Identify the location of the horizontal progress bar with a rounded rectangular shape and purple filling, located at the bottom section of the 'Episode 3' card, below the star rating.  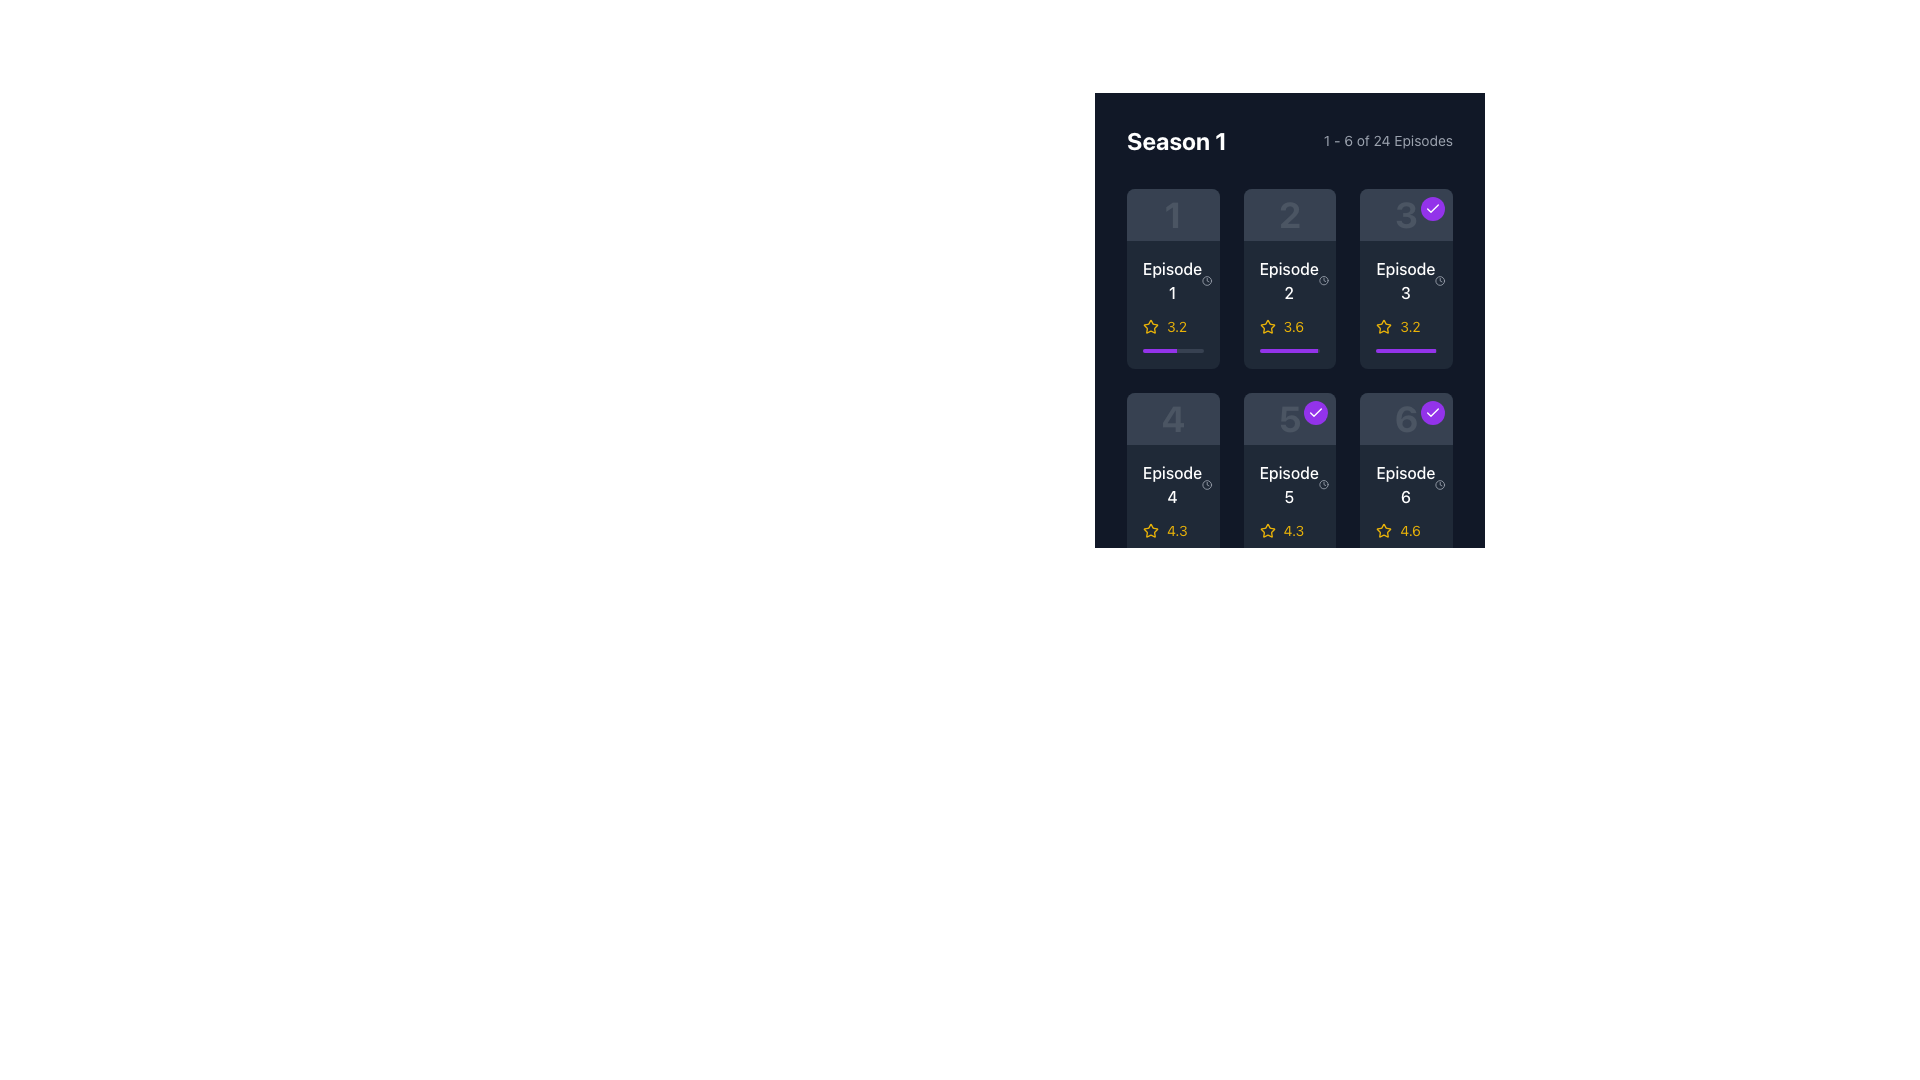
(1405, 350).